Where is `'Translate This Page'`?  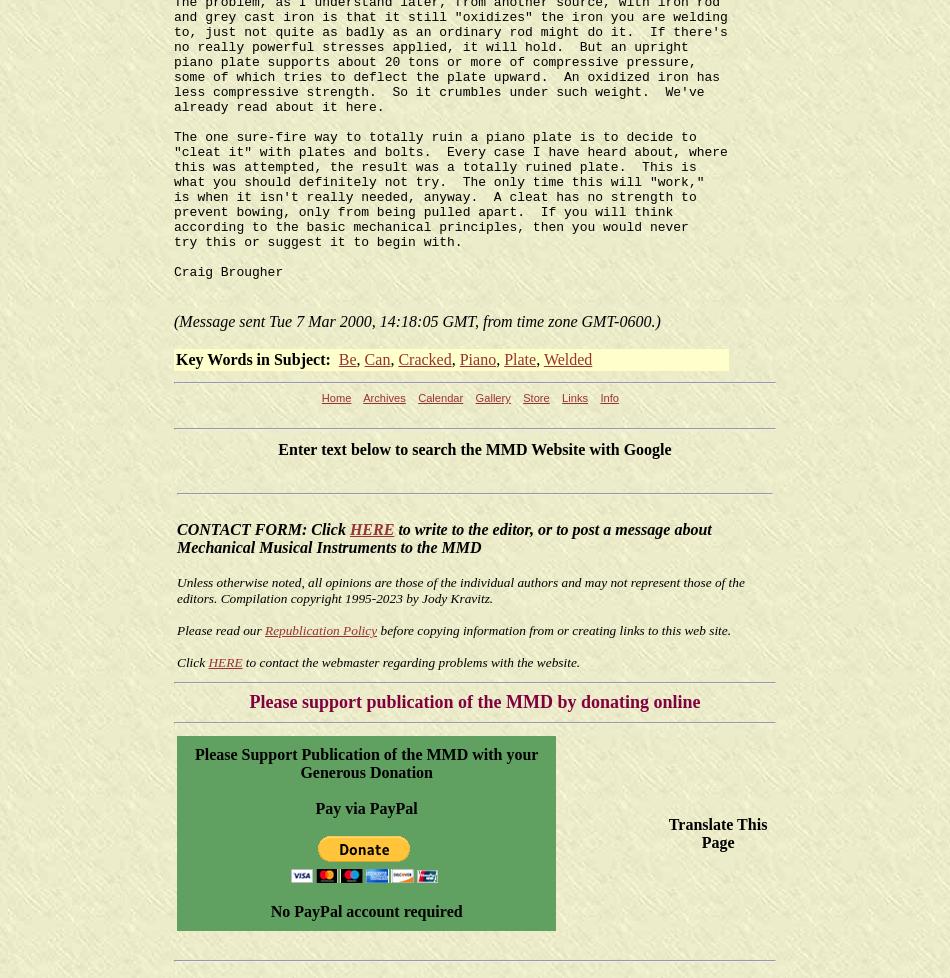
'Translate This Page' is located at coordinates (716, 831).